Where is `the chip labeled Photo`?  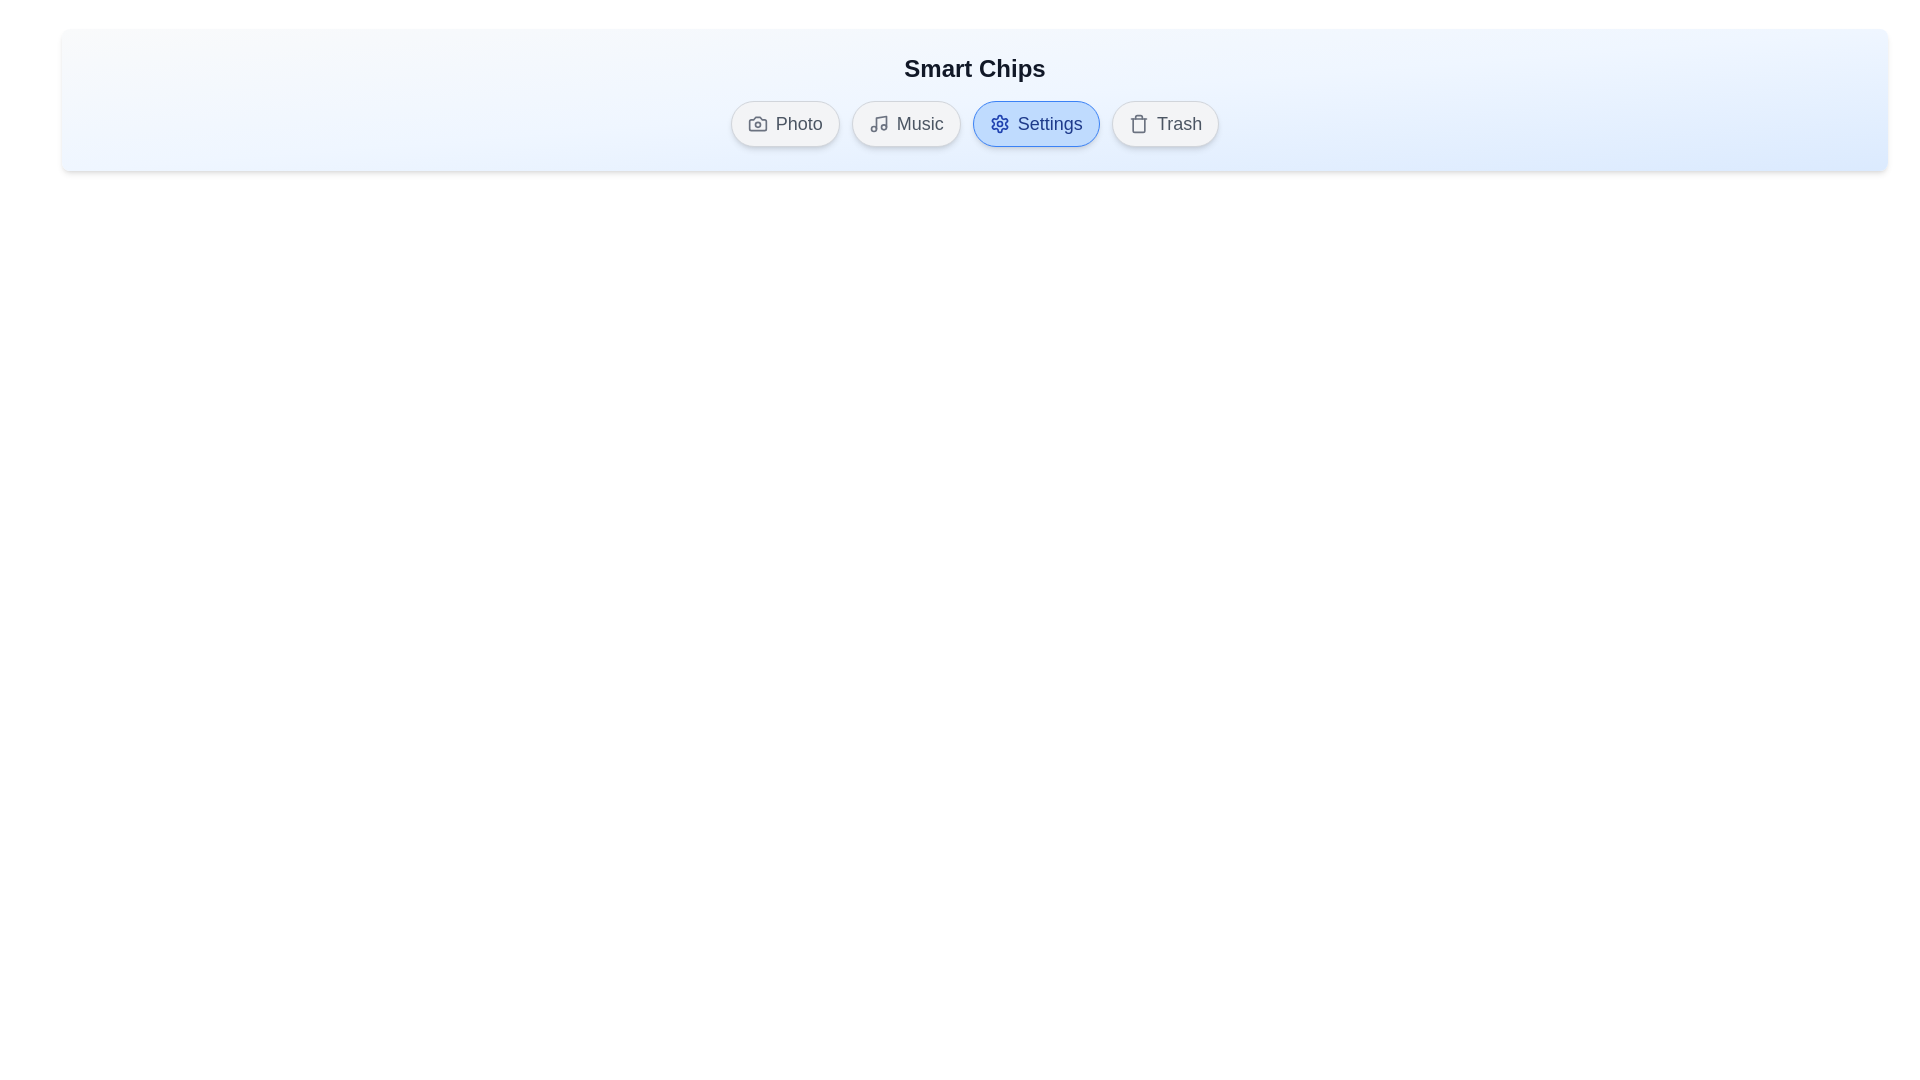
the chip labeled Photo is located at coordinates (784, 123).